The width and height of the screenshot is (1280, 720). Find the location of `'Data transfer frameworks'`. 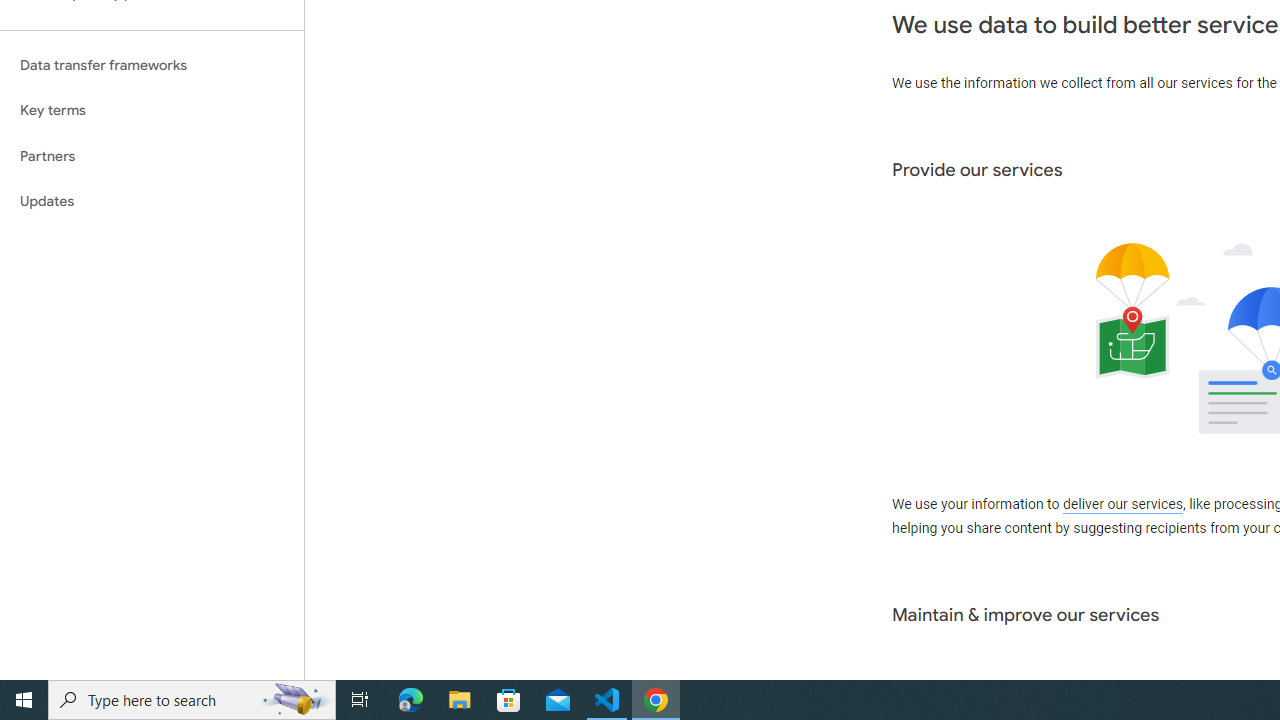

'Data transfer frameworks' is located at coordinates (151, 64).